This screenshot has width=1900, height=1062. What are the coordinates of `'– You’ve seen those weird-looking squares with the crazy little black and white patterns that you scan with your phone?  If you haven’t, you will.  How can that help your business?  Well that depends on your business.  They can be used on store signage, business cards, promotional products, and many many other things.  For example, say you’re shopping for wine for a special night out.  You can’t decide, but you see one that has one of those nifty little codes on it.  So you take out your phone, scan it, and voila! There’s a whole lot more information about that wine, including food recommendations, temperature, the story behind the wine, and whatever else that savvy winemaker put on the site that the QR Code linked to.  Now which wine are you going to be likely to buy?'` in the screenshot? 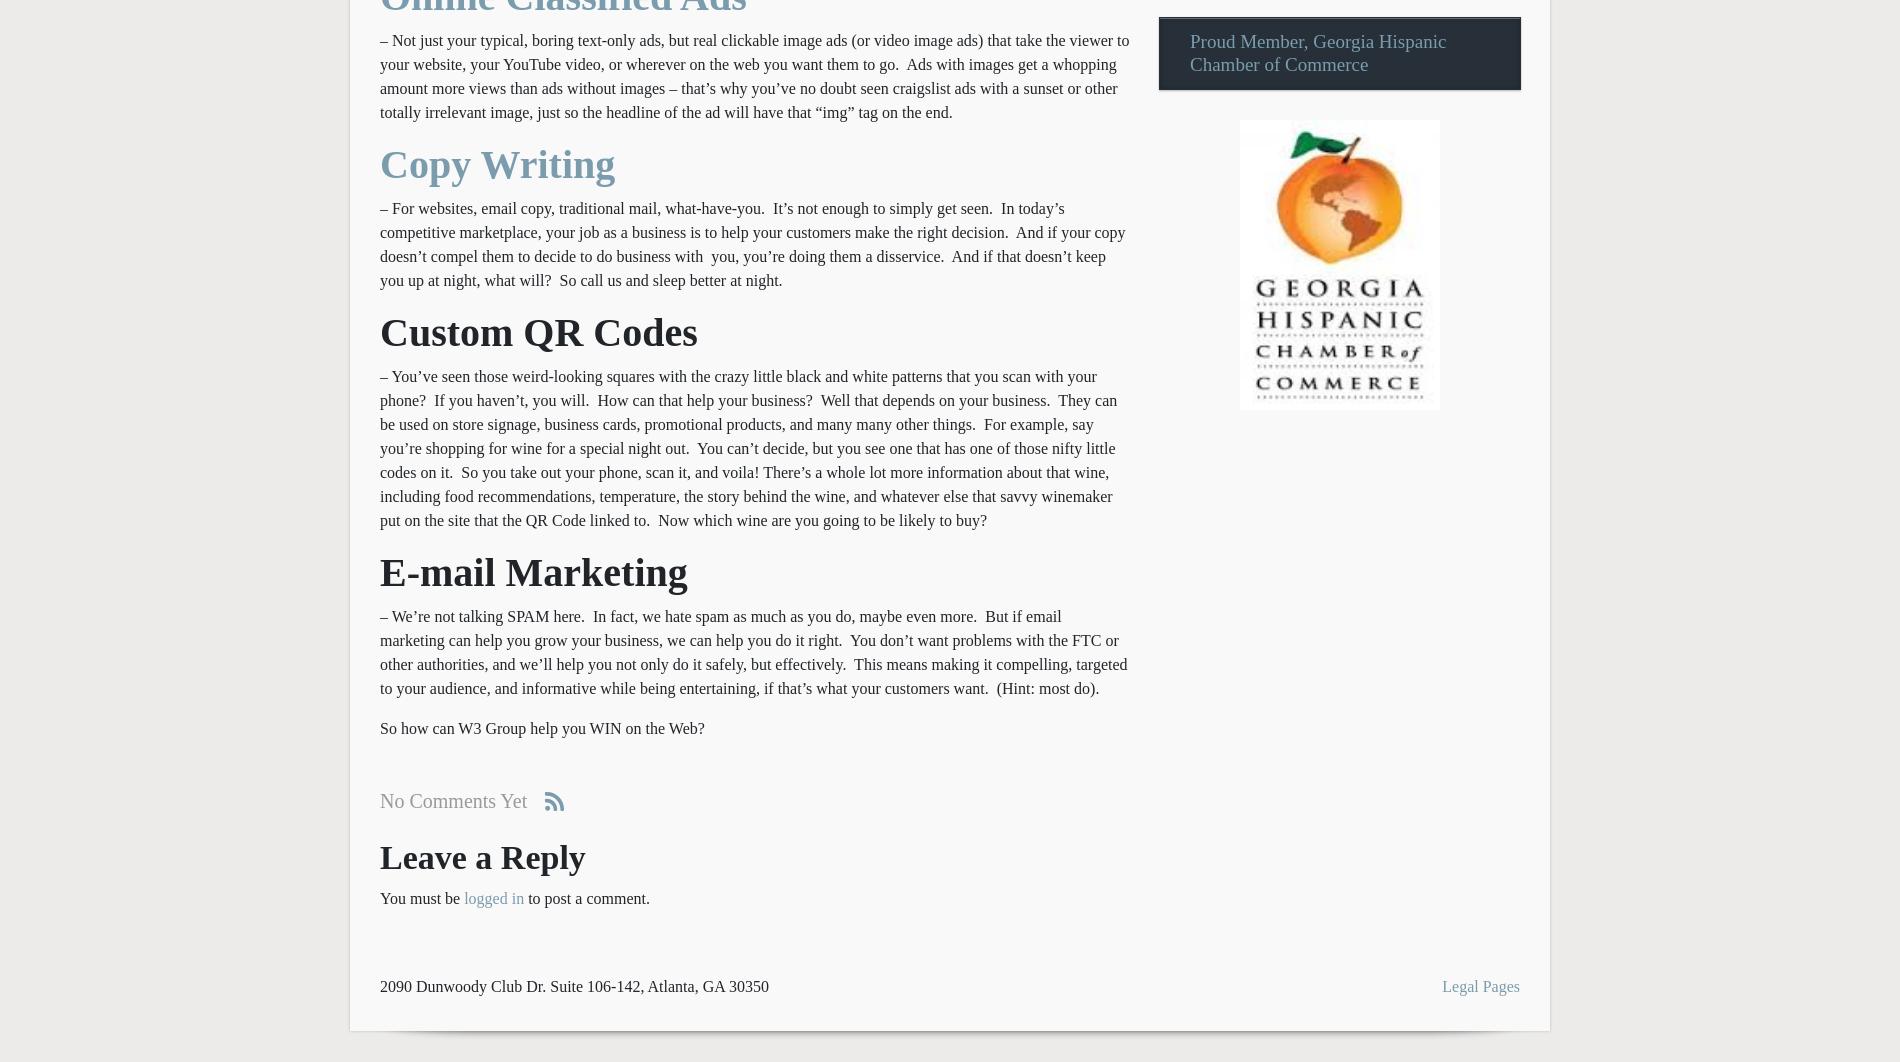 It's located at (747, 446).